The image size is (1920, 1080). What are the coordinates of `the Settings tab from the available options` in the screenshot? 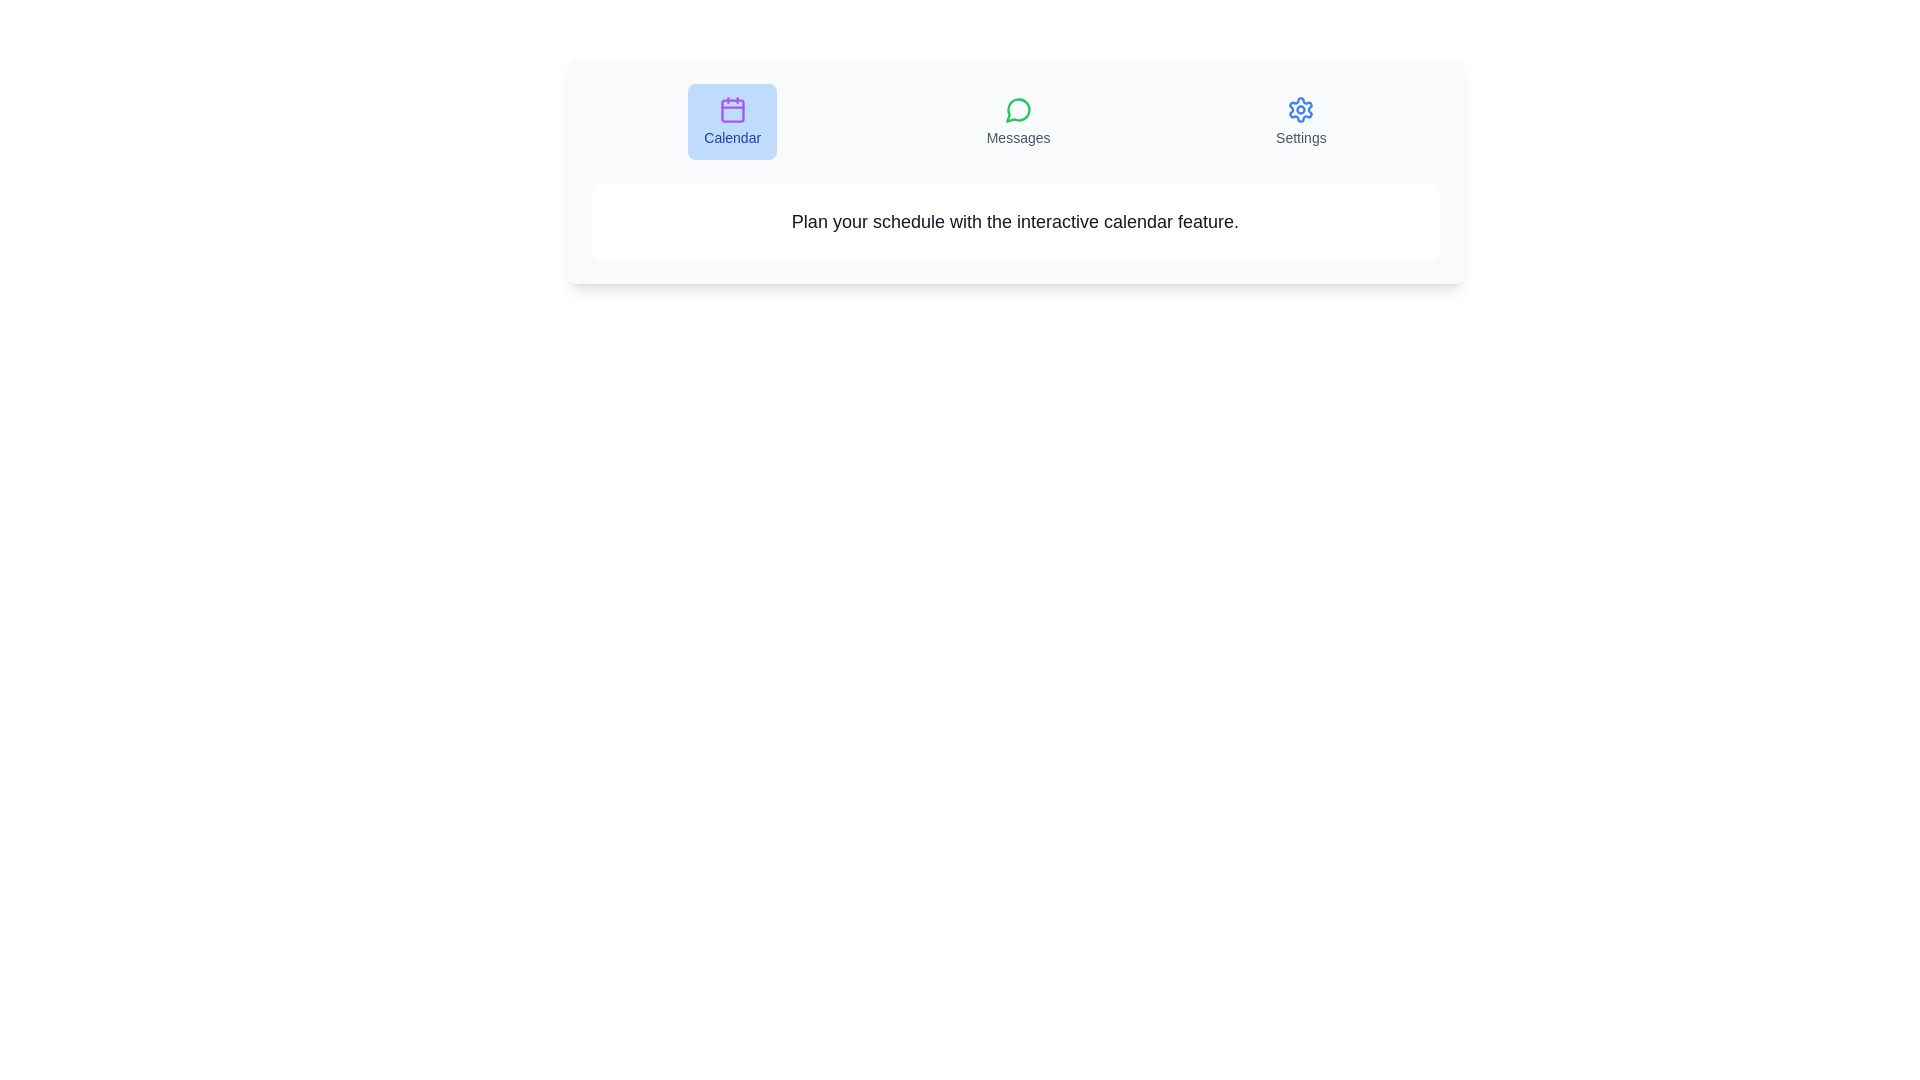 It's located at (1300, 122).